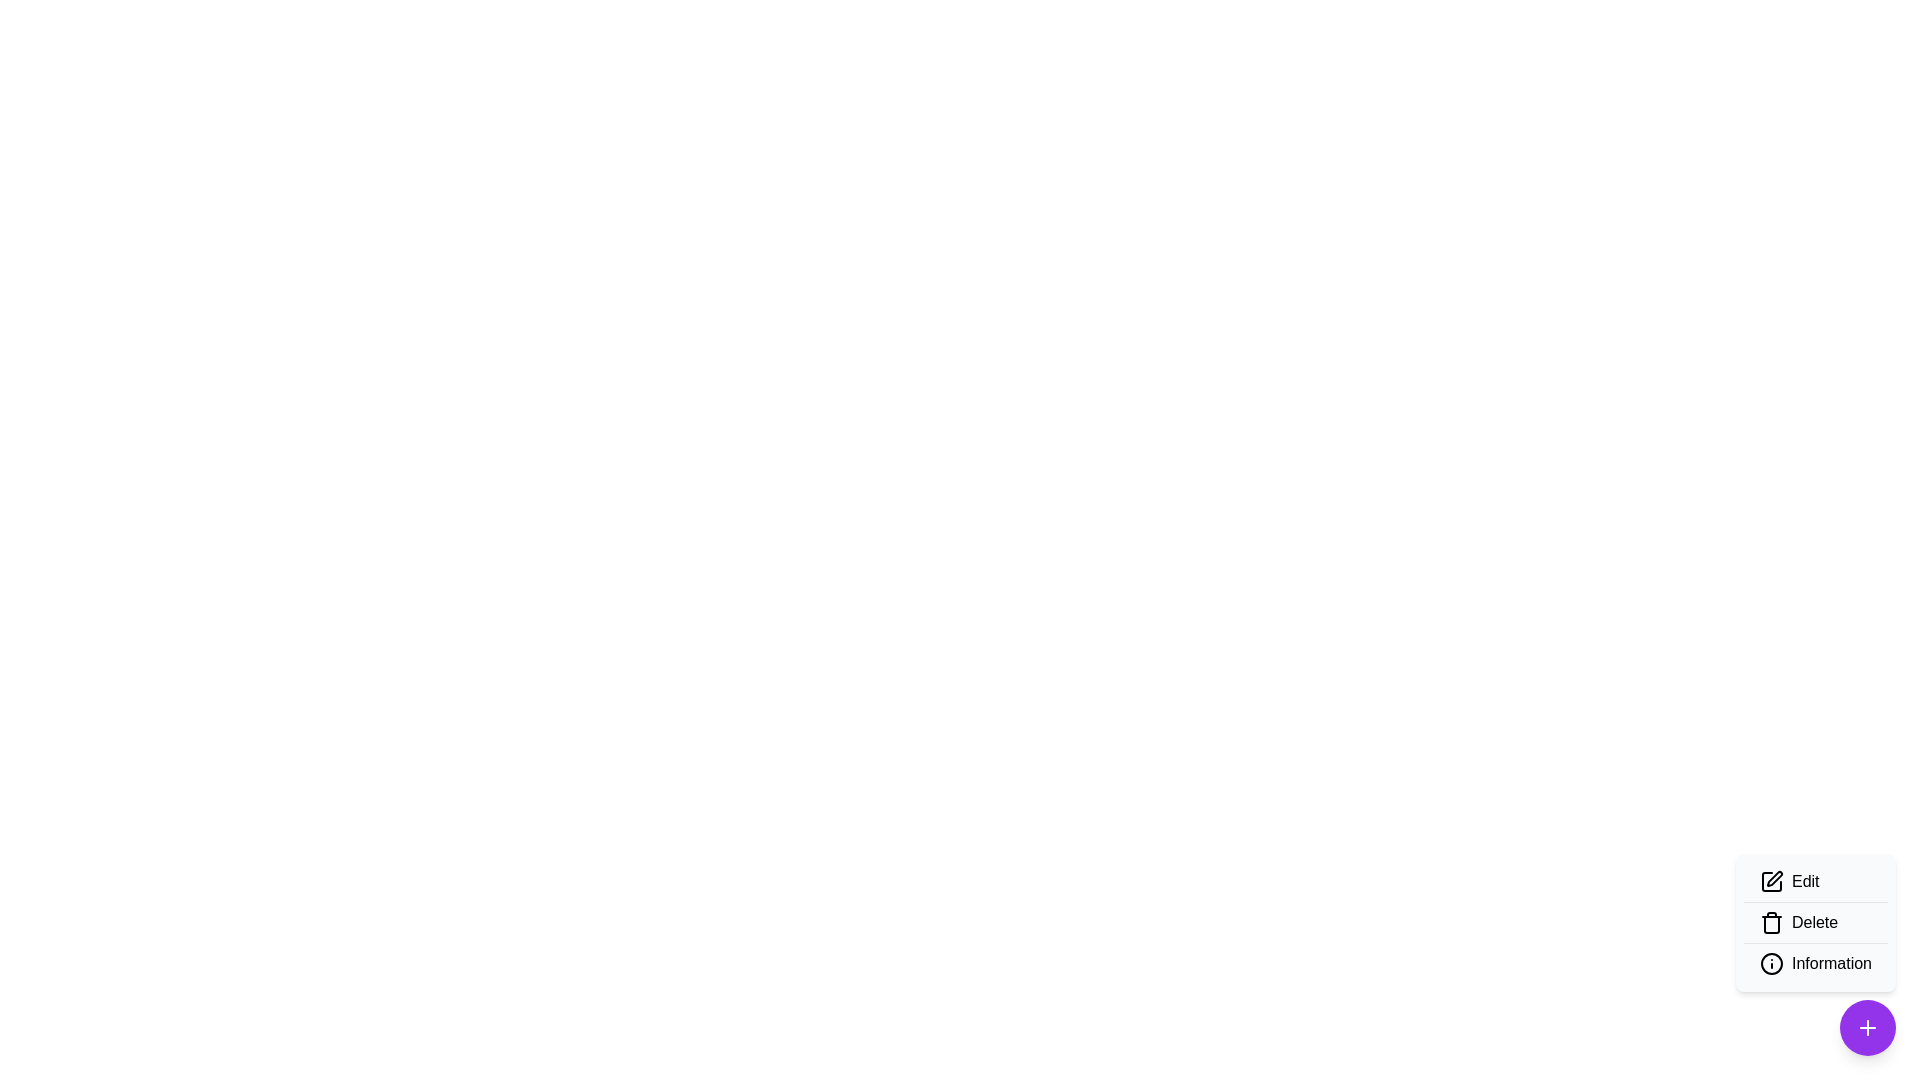 The image size is (1920, 1080). Describe the element at coordinates (1771, 963) in the screenshot. I see `the circular icon button resembling an information symbol` at that location.